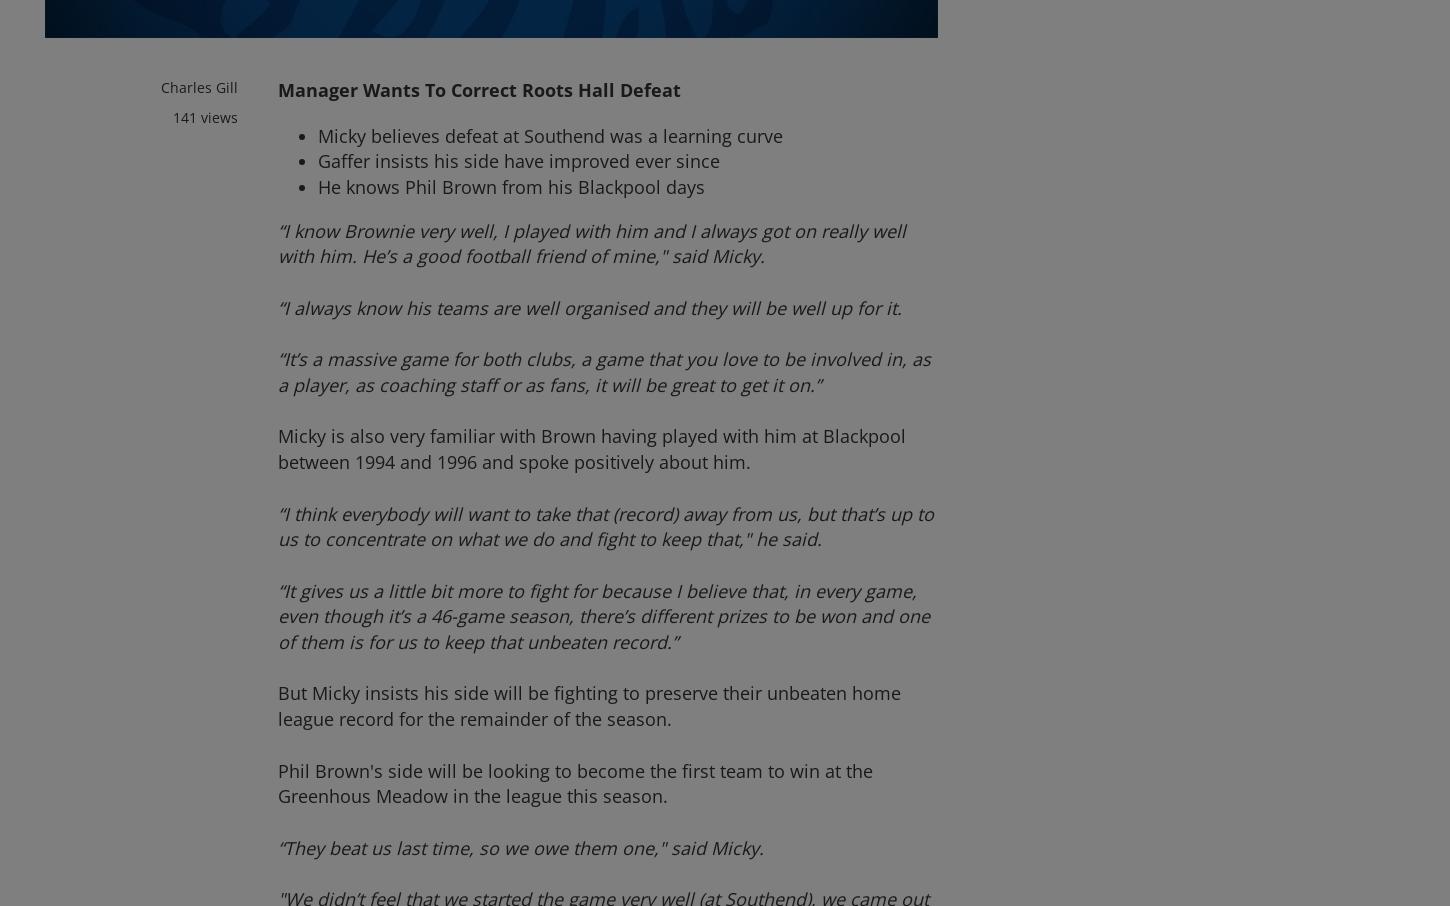  I want to click on 'Phil Brown's side will be looking to become the first team to win at the Greenhous Meadow in the league this season.', so click(277, 782).